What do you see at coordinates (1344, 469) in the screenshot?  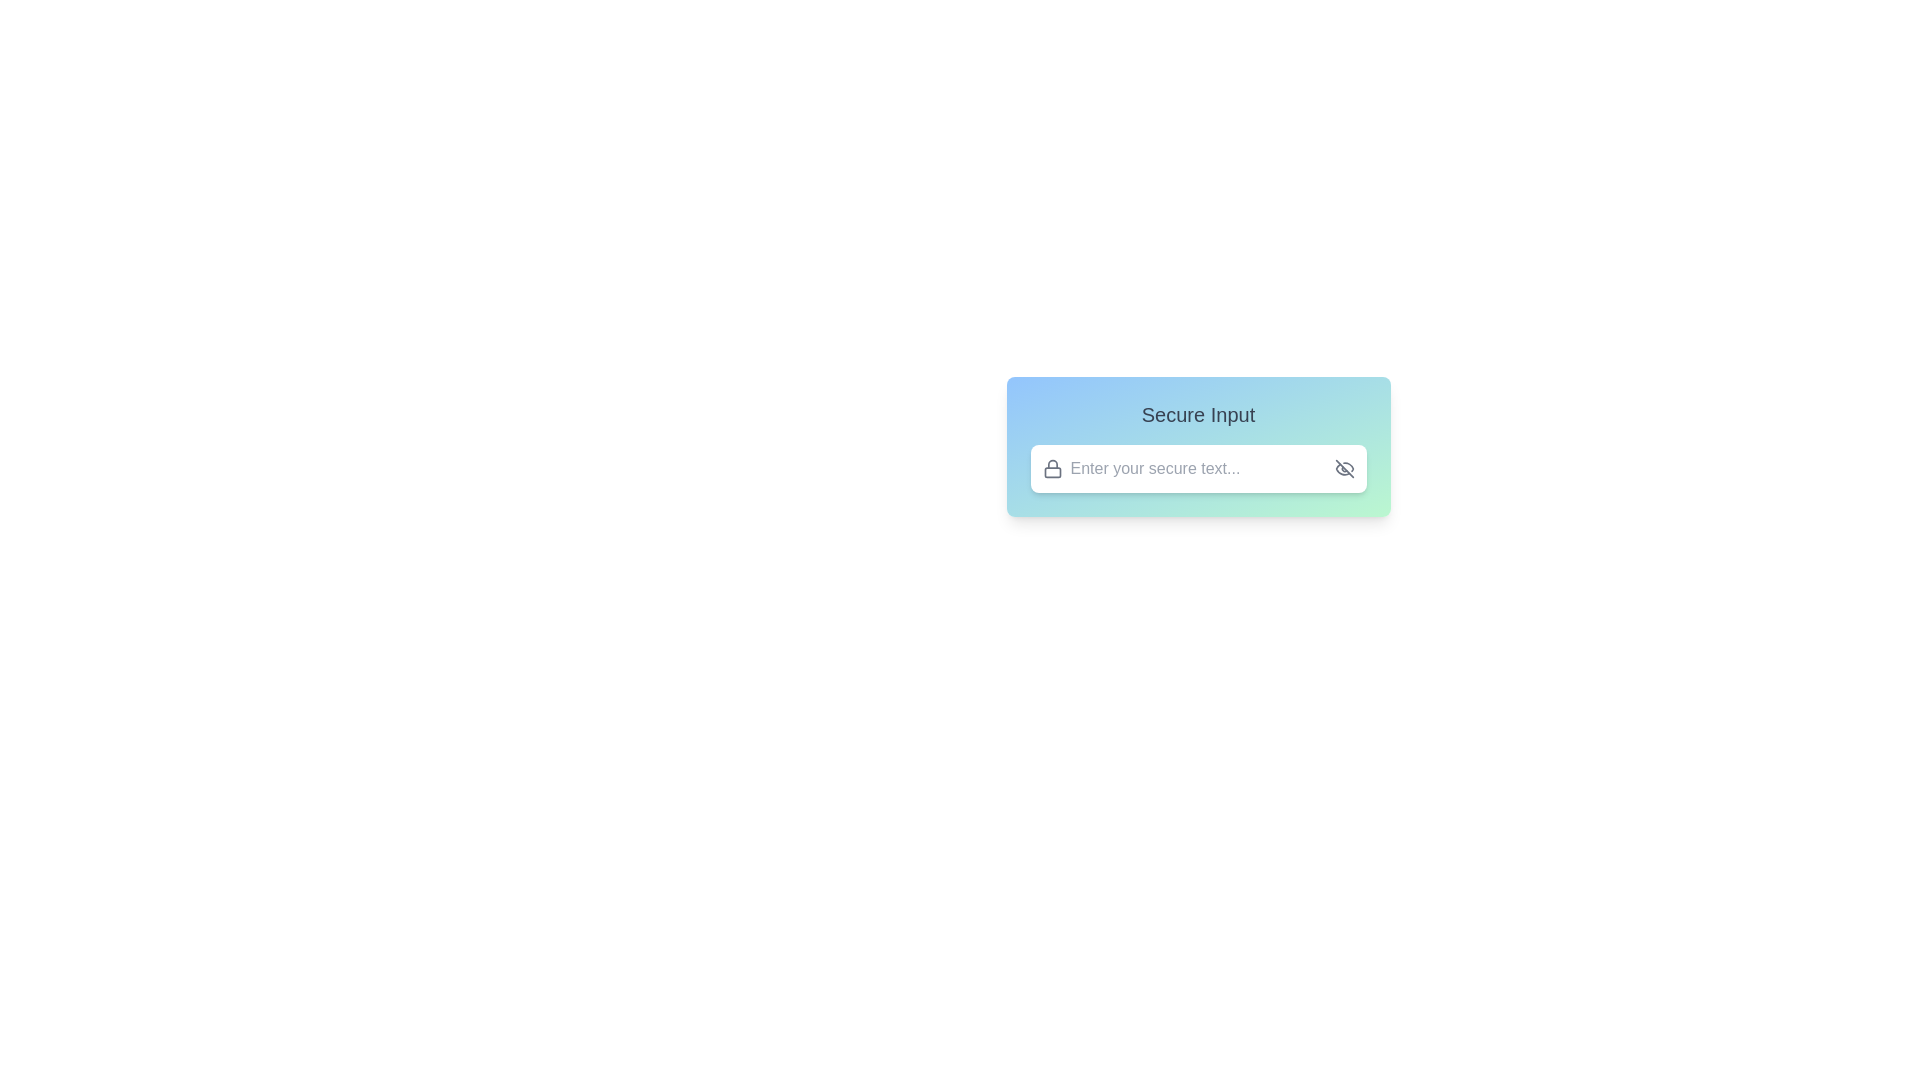 I see `the Icon button` at bounding box center [1344, 469].